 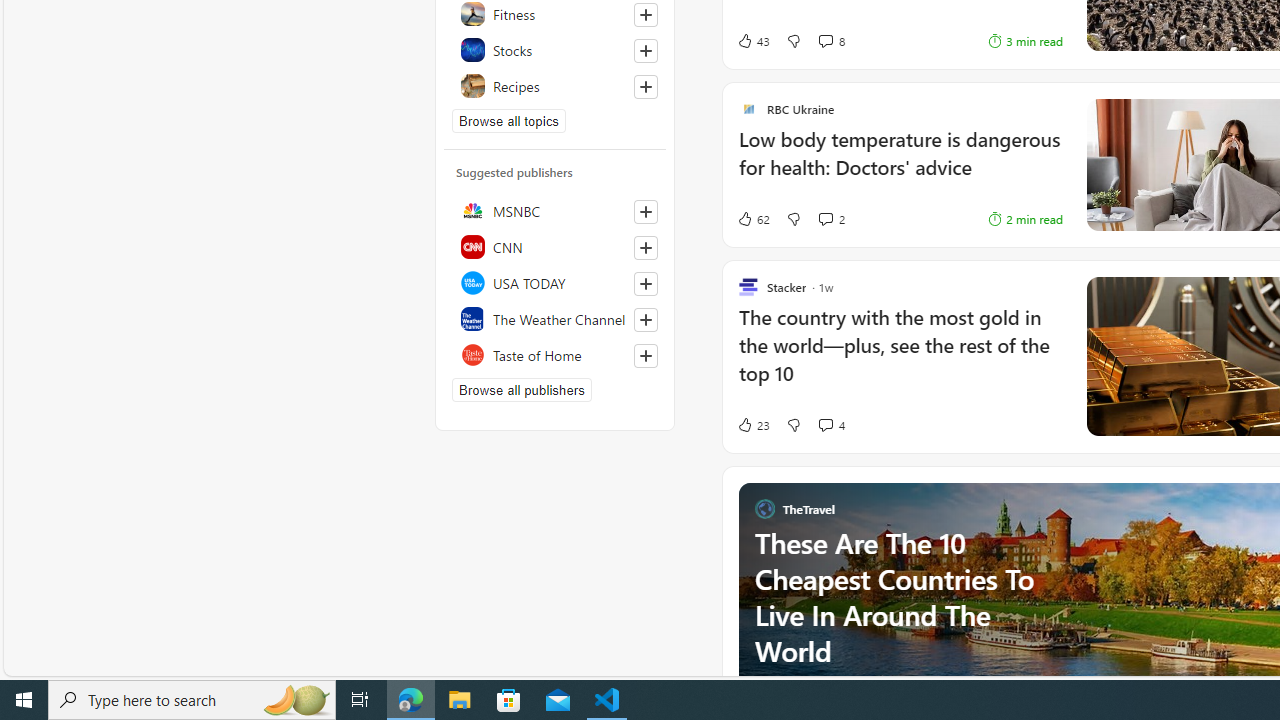 What do you see at coordinates (645, 86) in the screenshot?
I see `'Follow this topic'` at bounding box center [645, 86].